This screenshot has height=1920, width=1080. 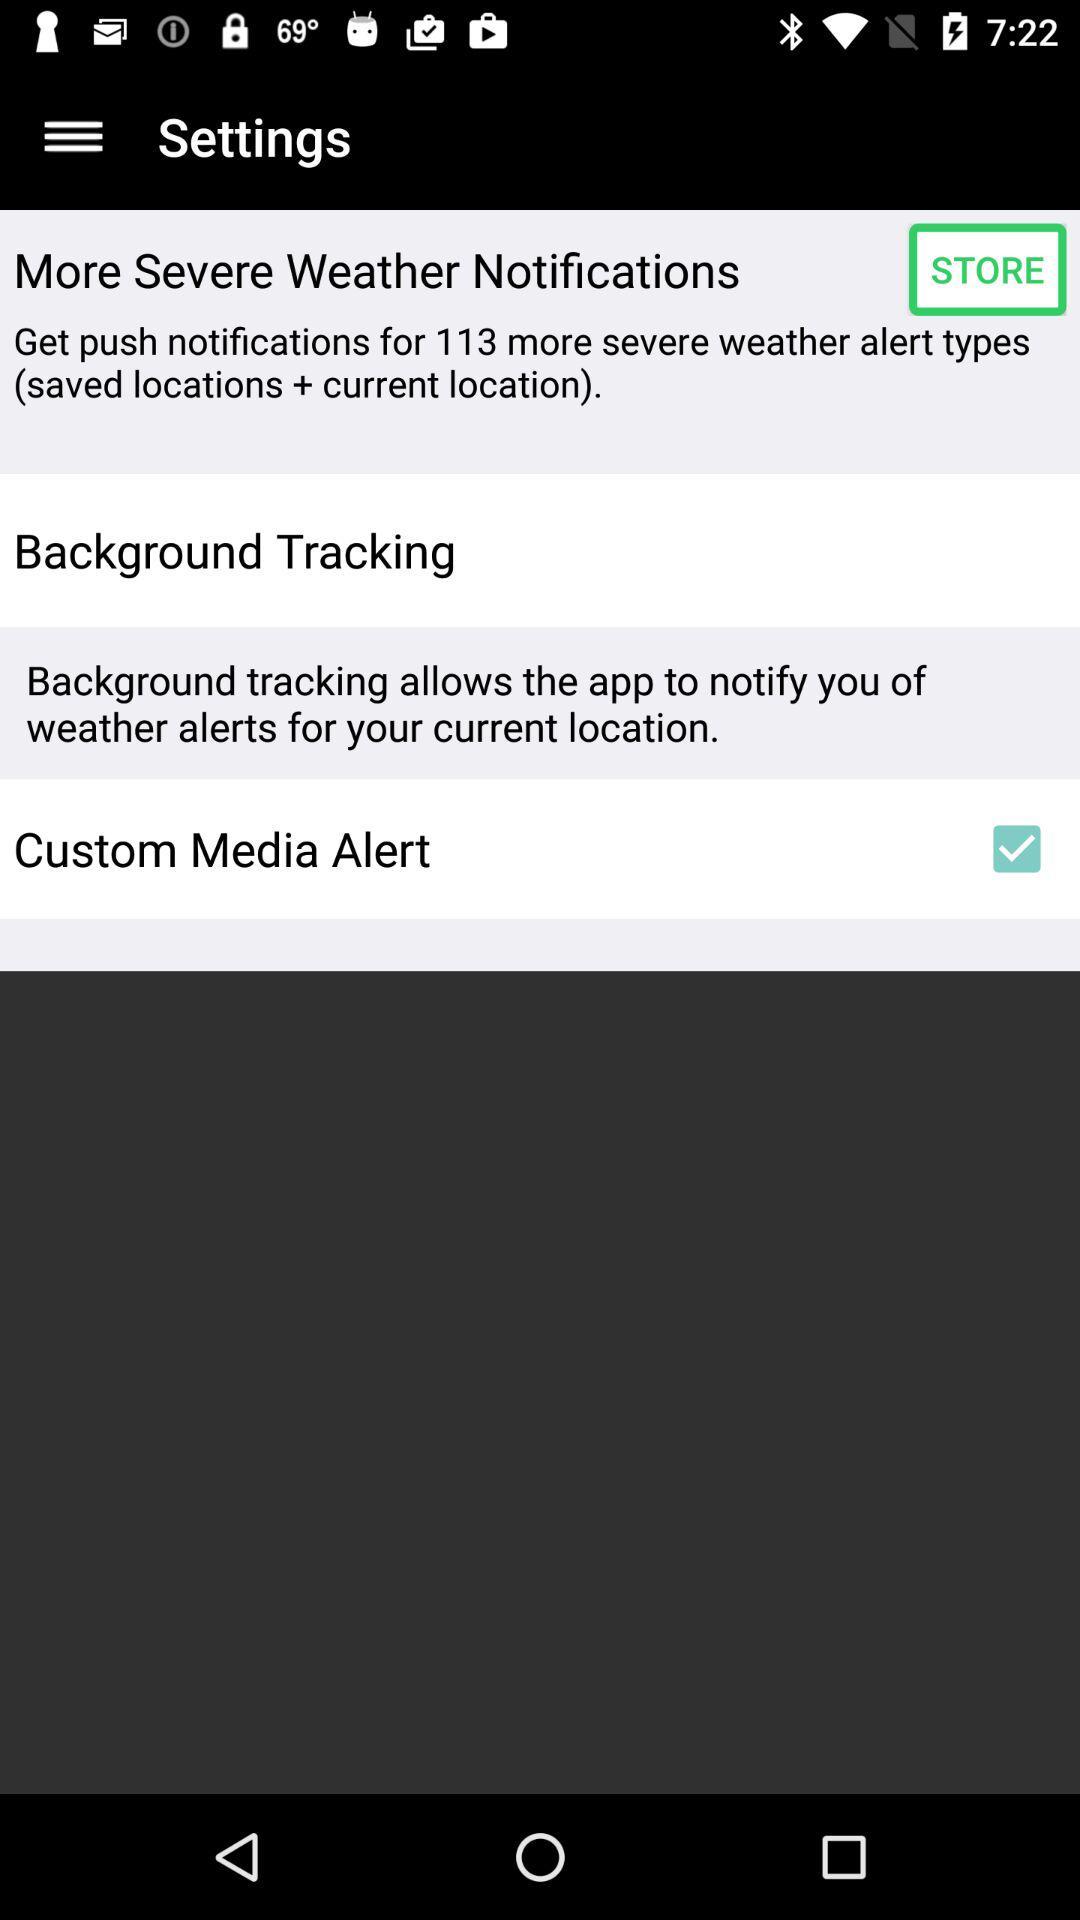 I want to click on icon above the more severe weather icon, so click(x=72, y=135).